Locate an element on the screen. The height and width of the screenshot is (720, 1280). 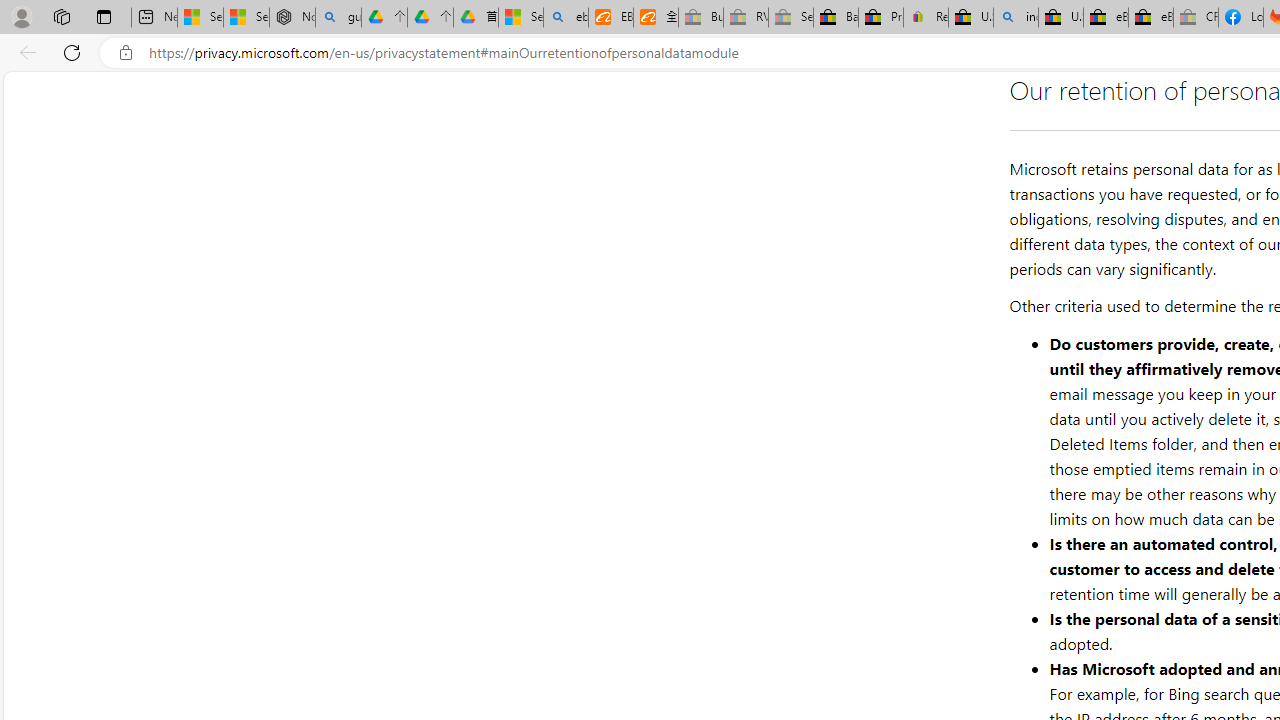
'Sell worldwide with eBay - Sleeping' is located at coordinates (790, 17).